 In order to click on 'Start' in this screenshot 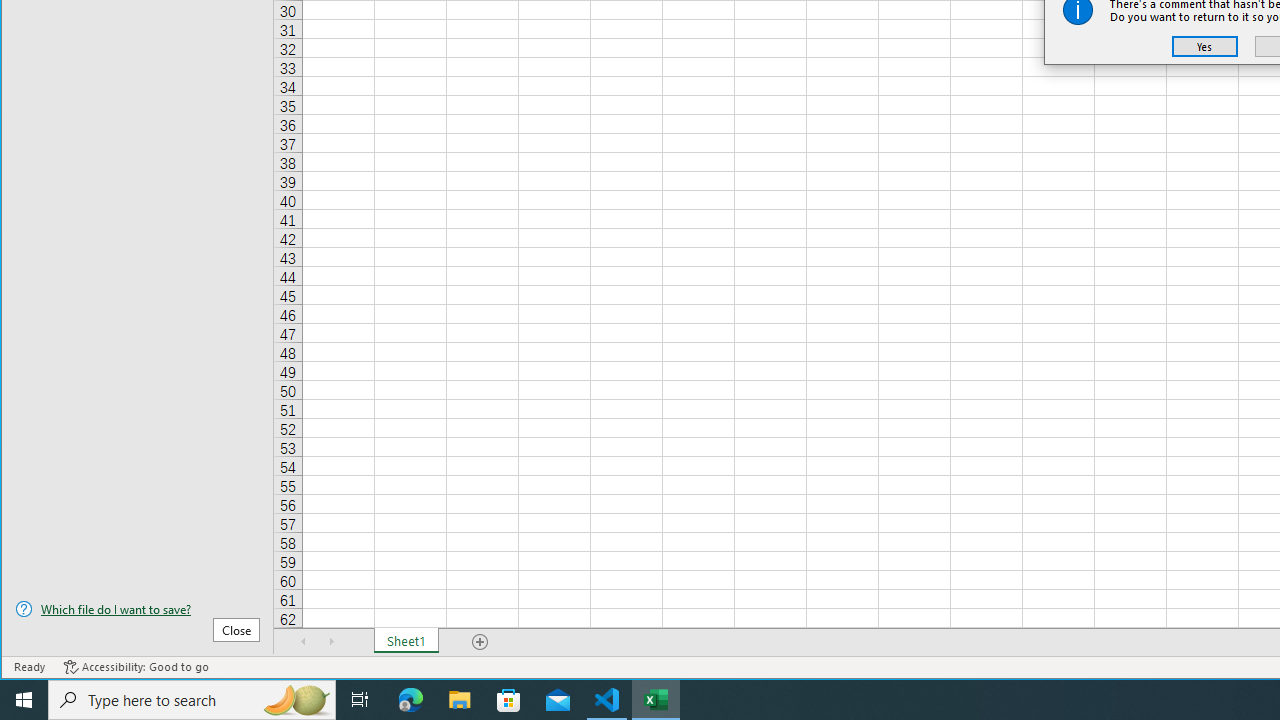, I will do `click(24, 698)`.